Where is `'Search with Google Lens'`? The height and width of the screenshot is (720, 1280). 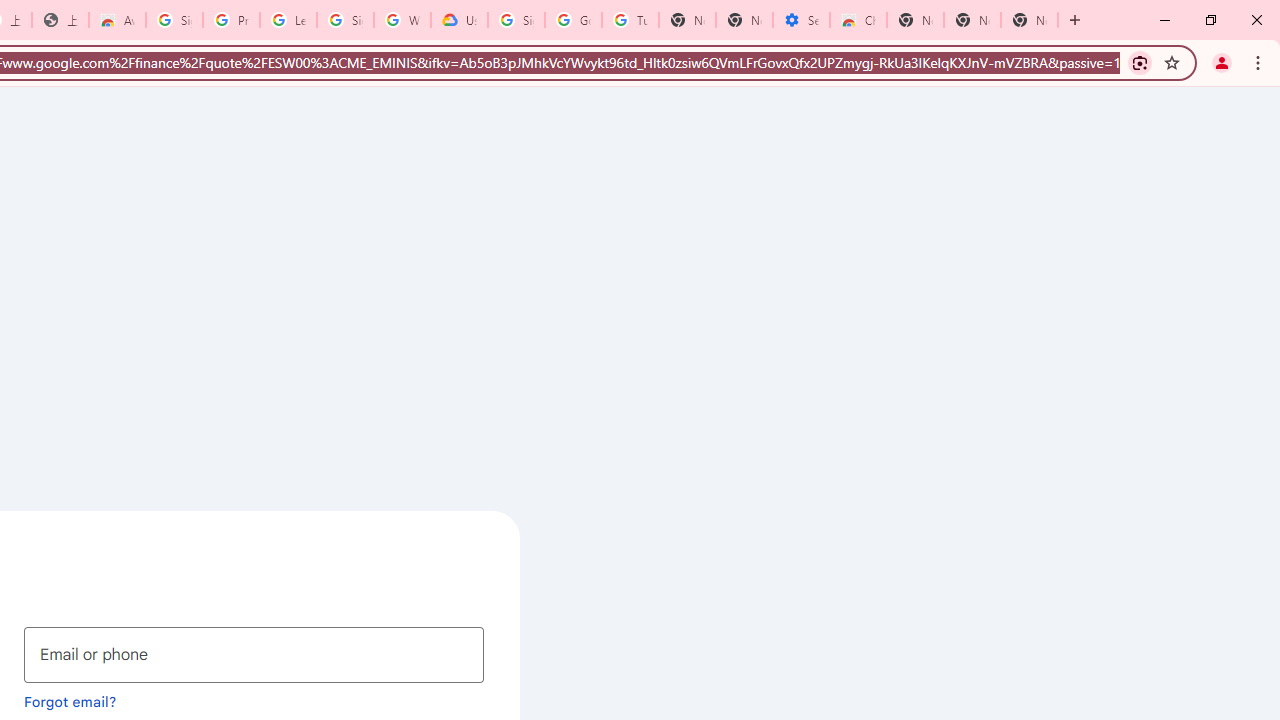 'Search with Google Lens' is located at coordinates (1139, 61).